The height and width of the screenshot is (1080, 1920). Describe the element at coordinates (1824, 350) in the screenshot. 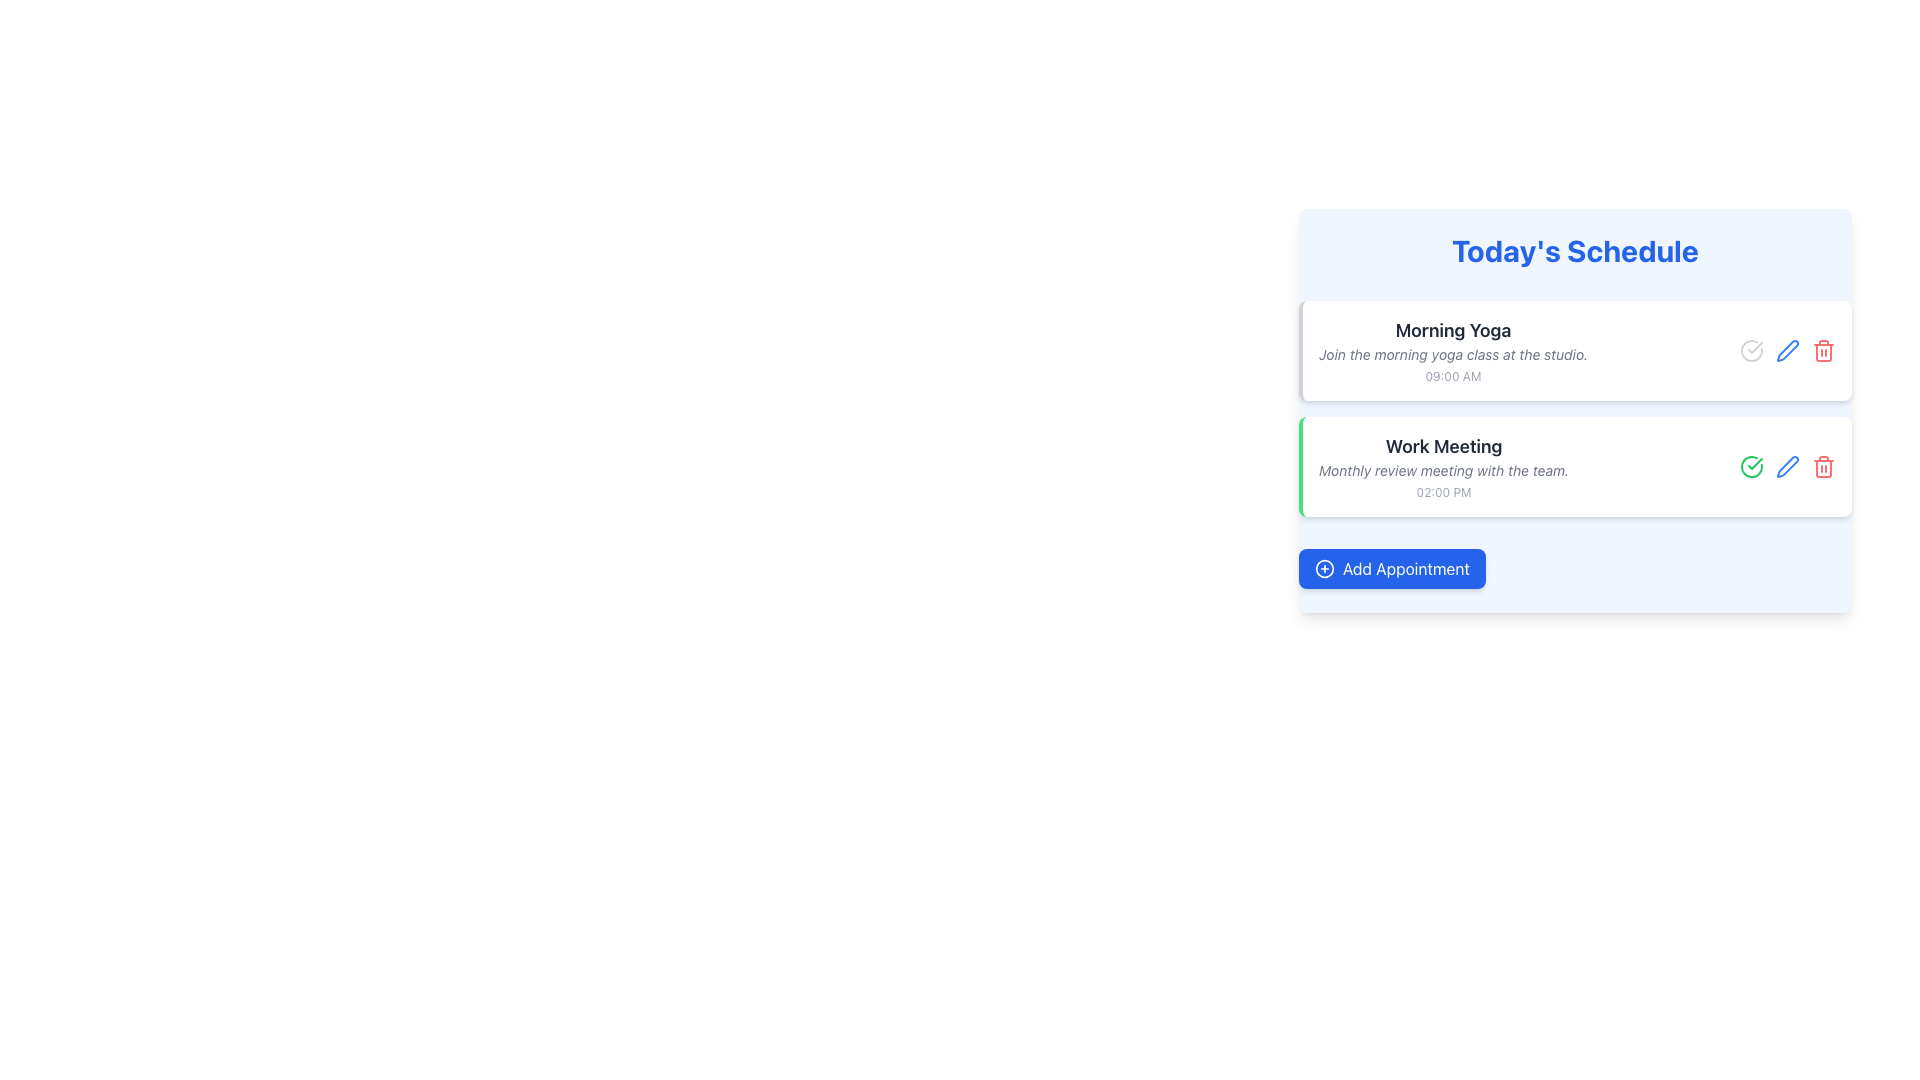

I see `the delete icon button located at the far right of the 'Morning Yoga' appointment row in the 'Today's Schedule' section` at that location.